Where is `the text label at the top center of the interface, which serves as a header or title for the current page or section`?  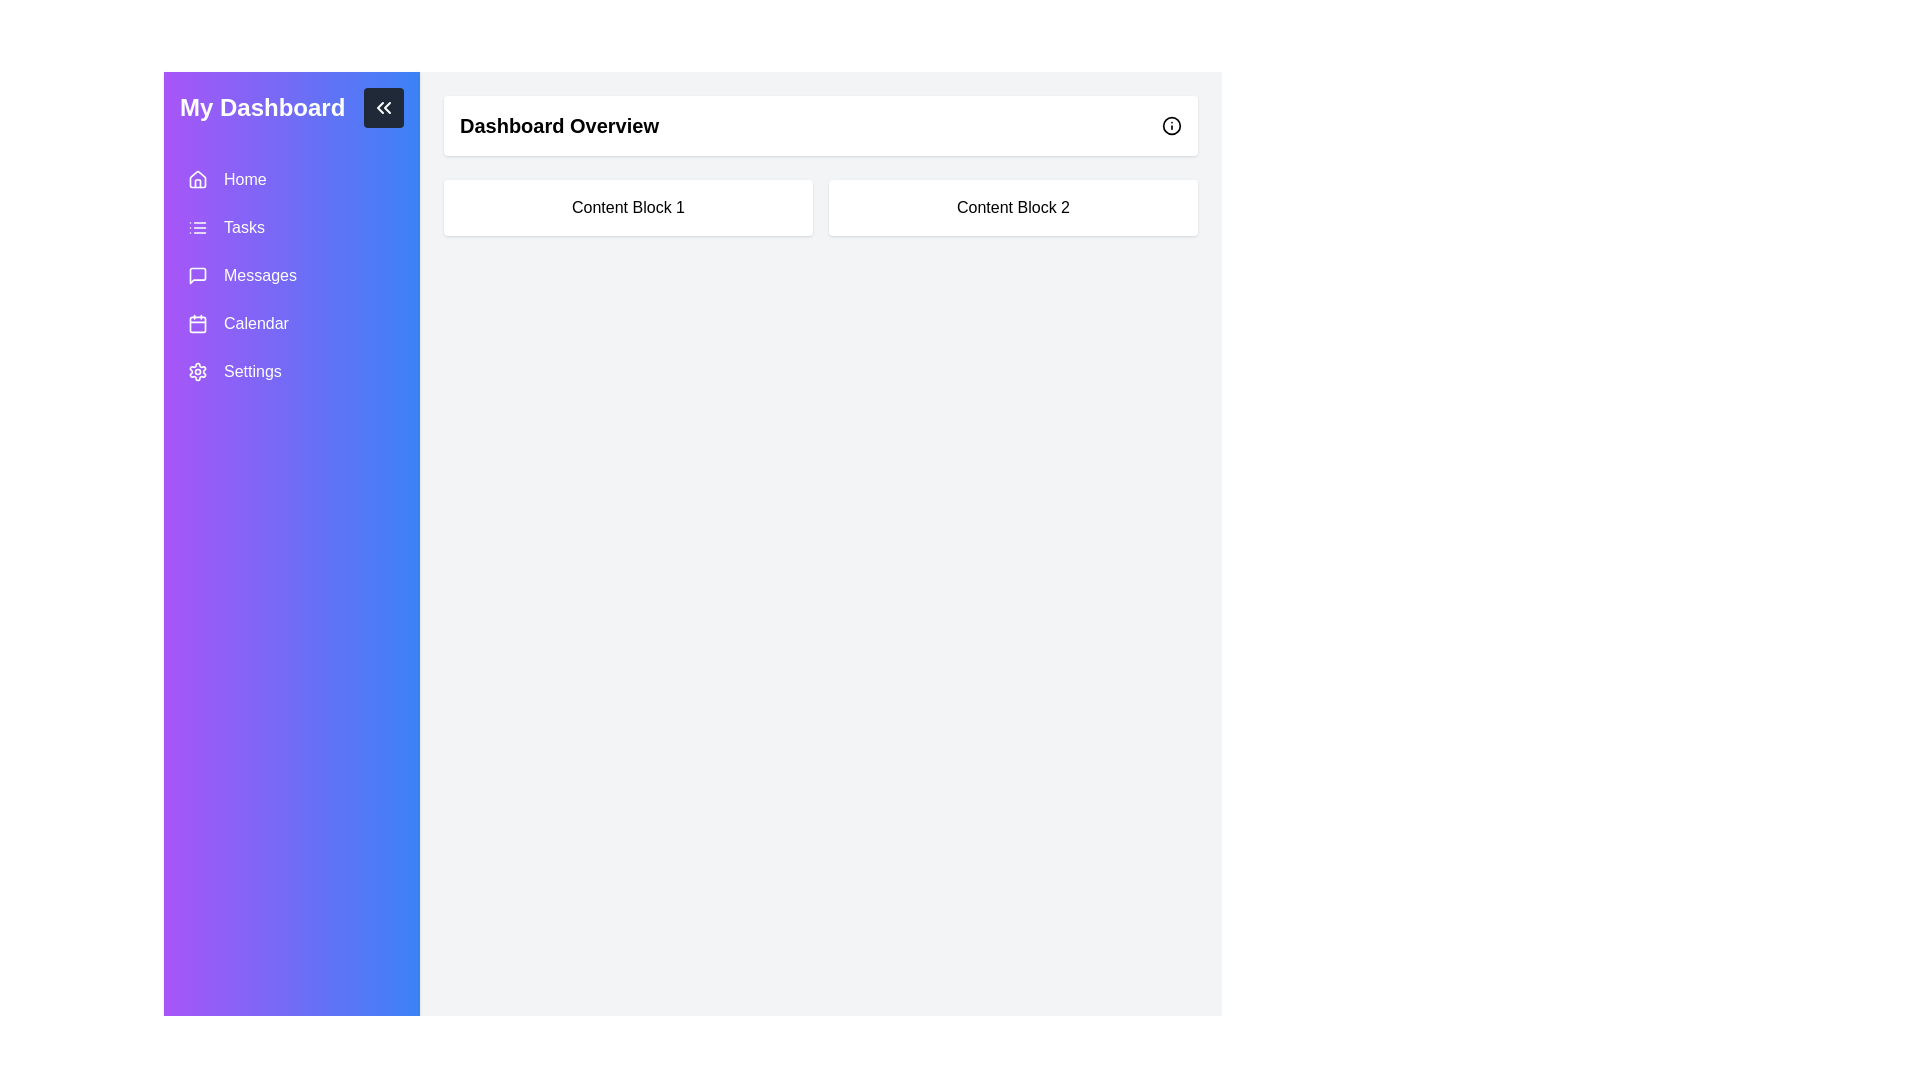
the text label at the top center of the interface, which serves as a header or title for the current page or section is located at coordinates (559, 126).